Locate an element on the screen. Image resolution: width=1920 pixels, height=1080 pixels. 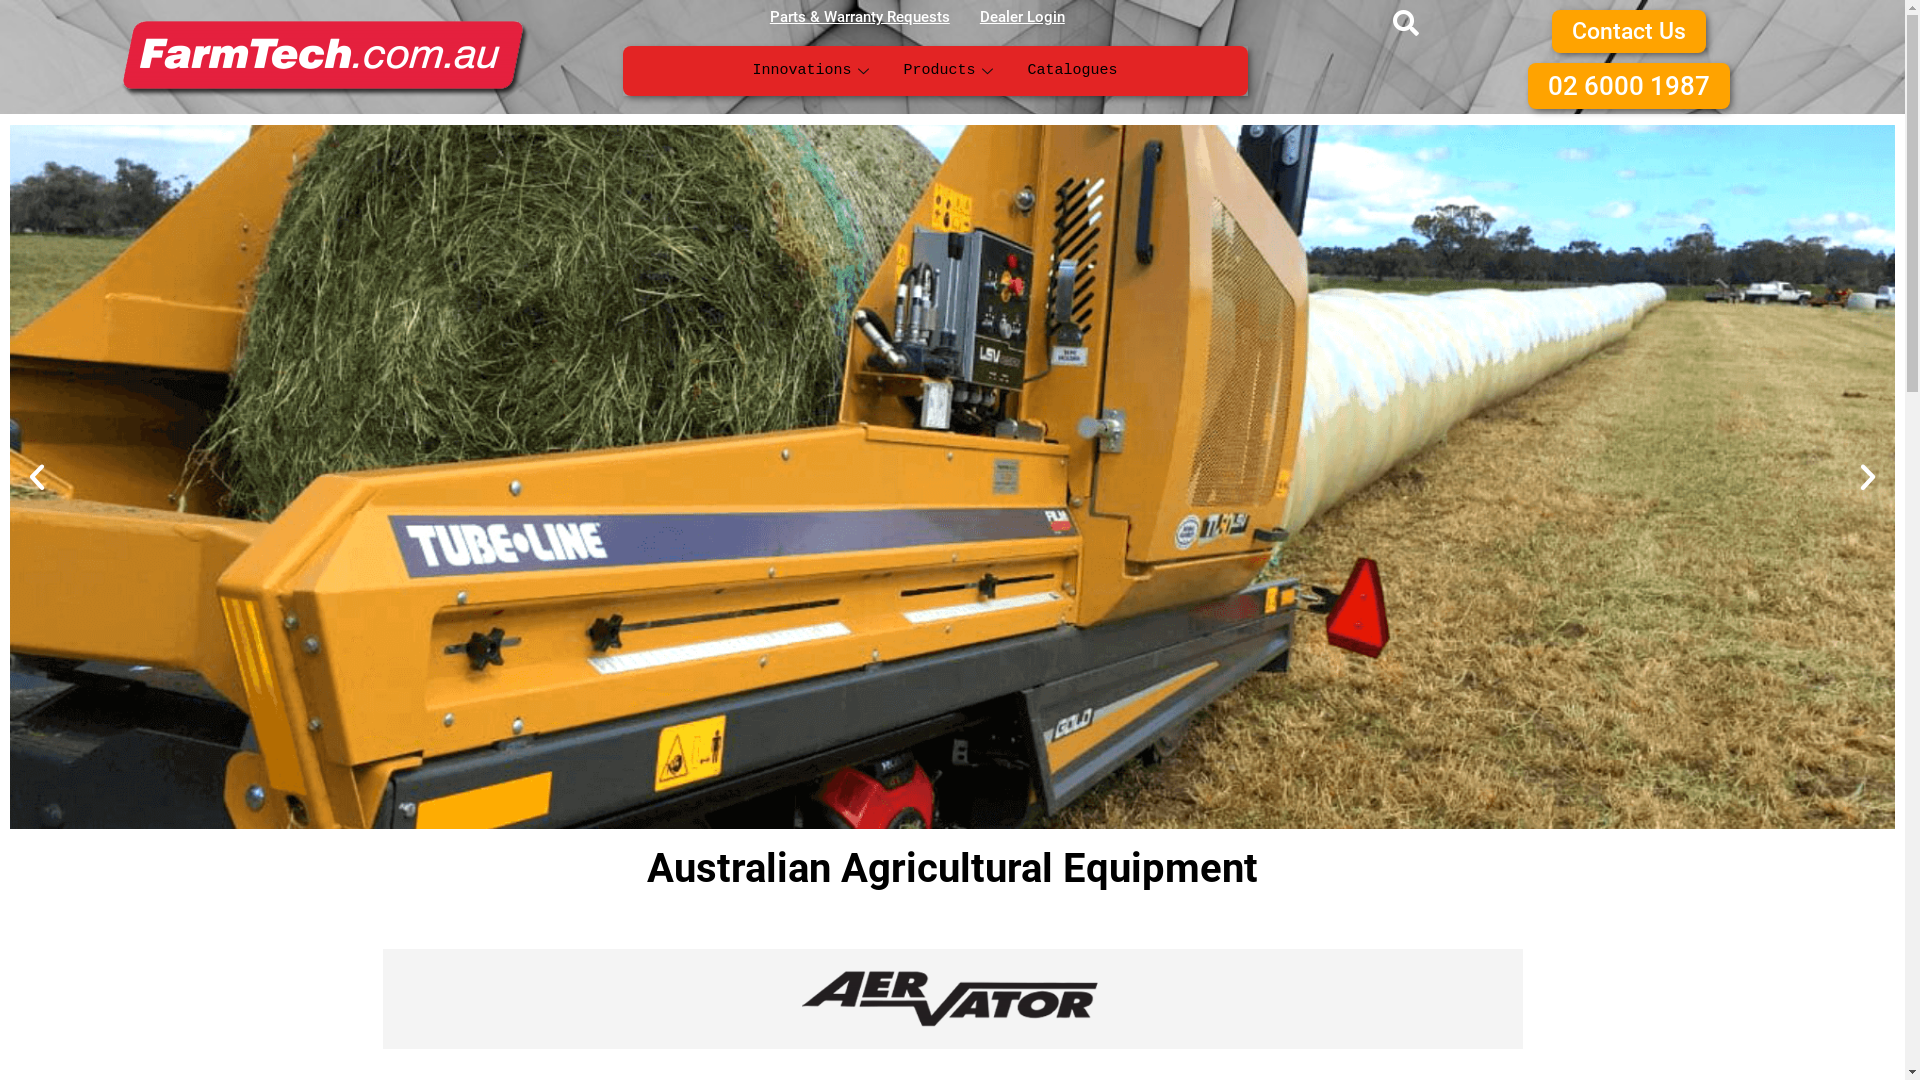
'02 6000 1987' is located at coordinates (1526, 84).